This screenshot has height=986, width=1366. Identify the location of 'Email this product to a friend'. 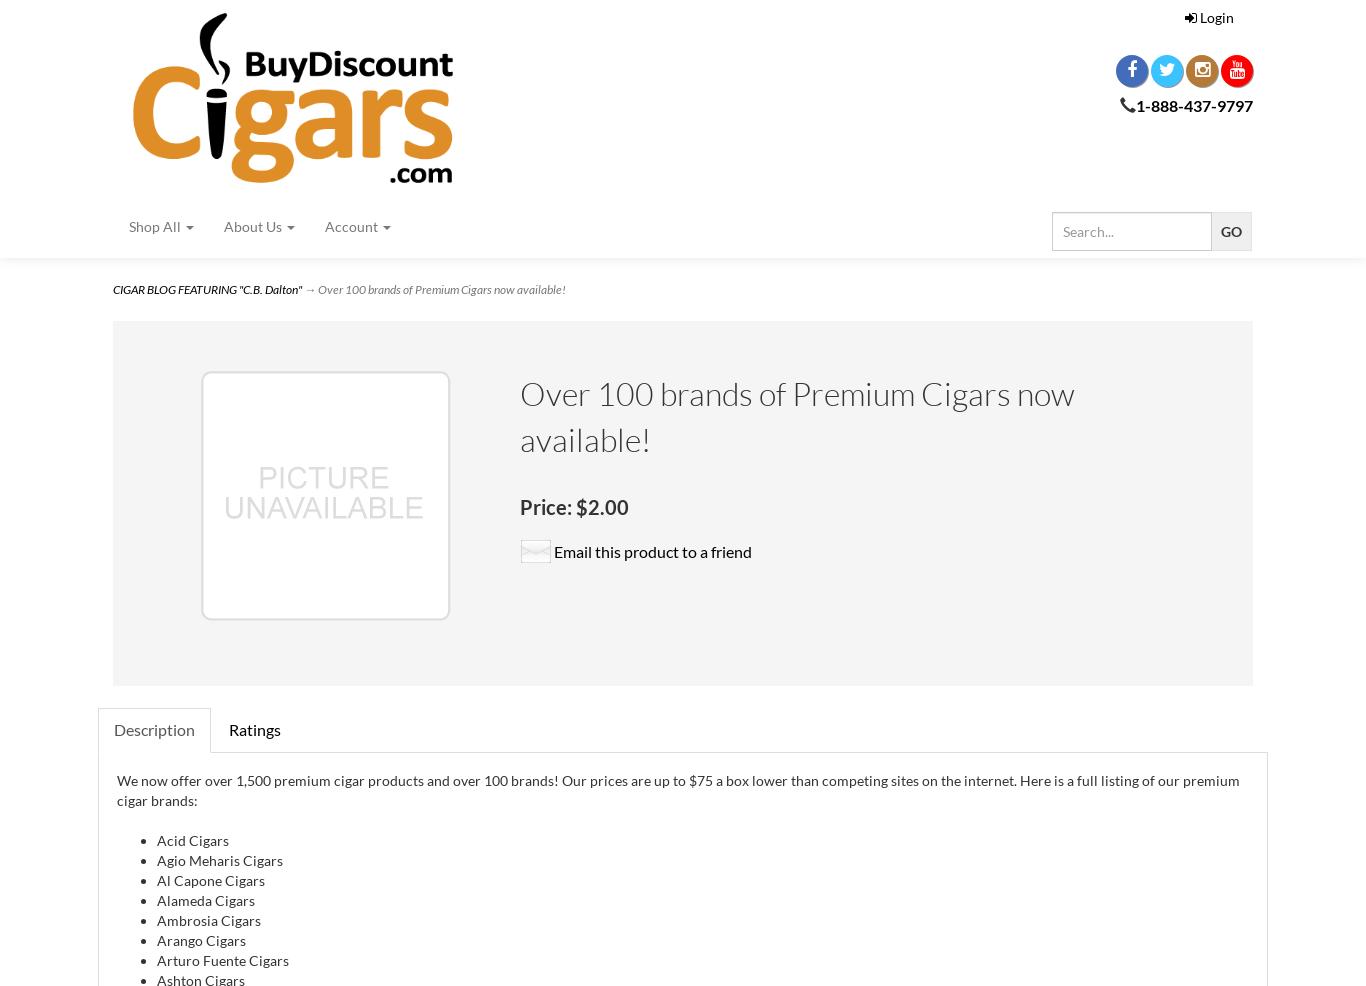
(552, 550).